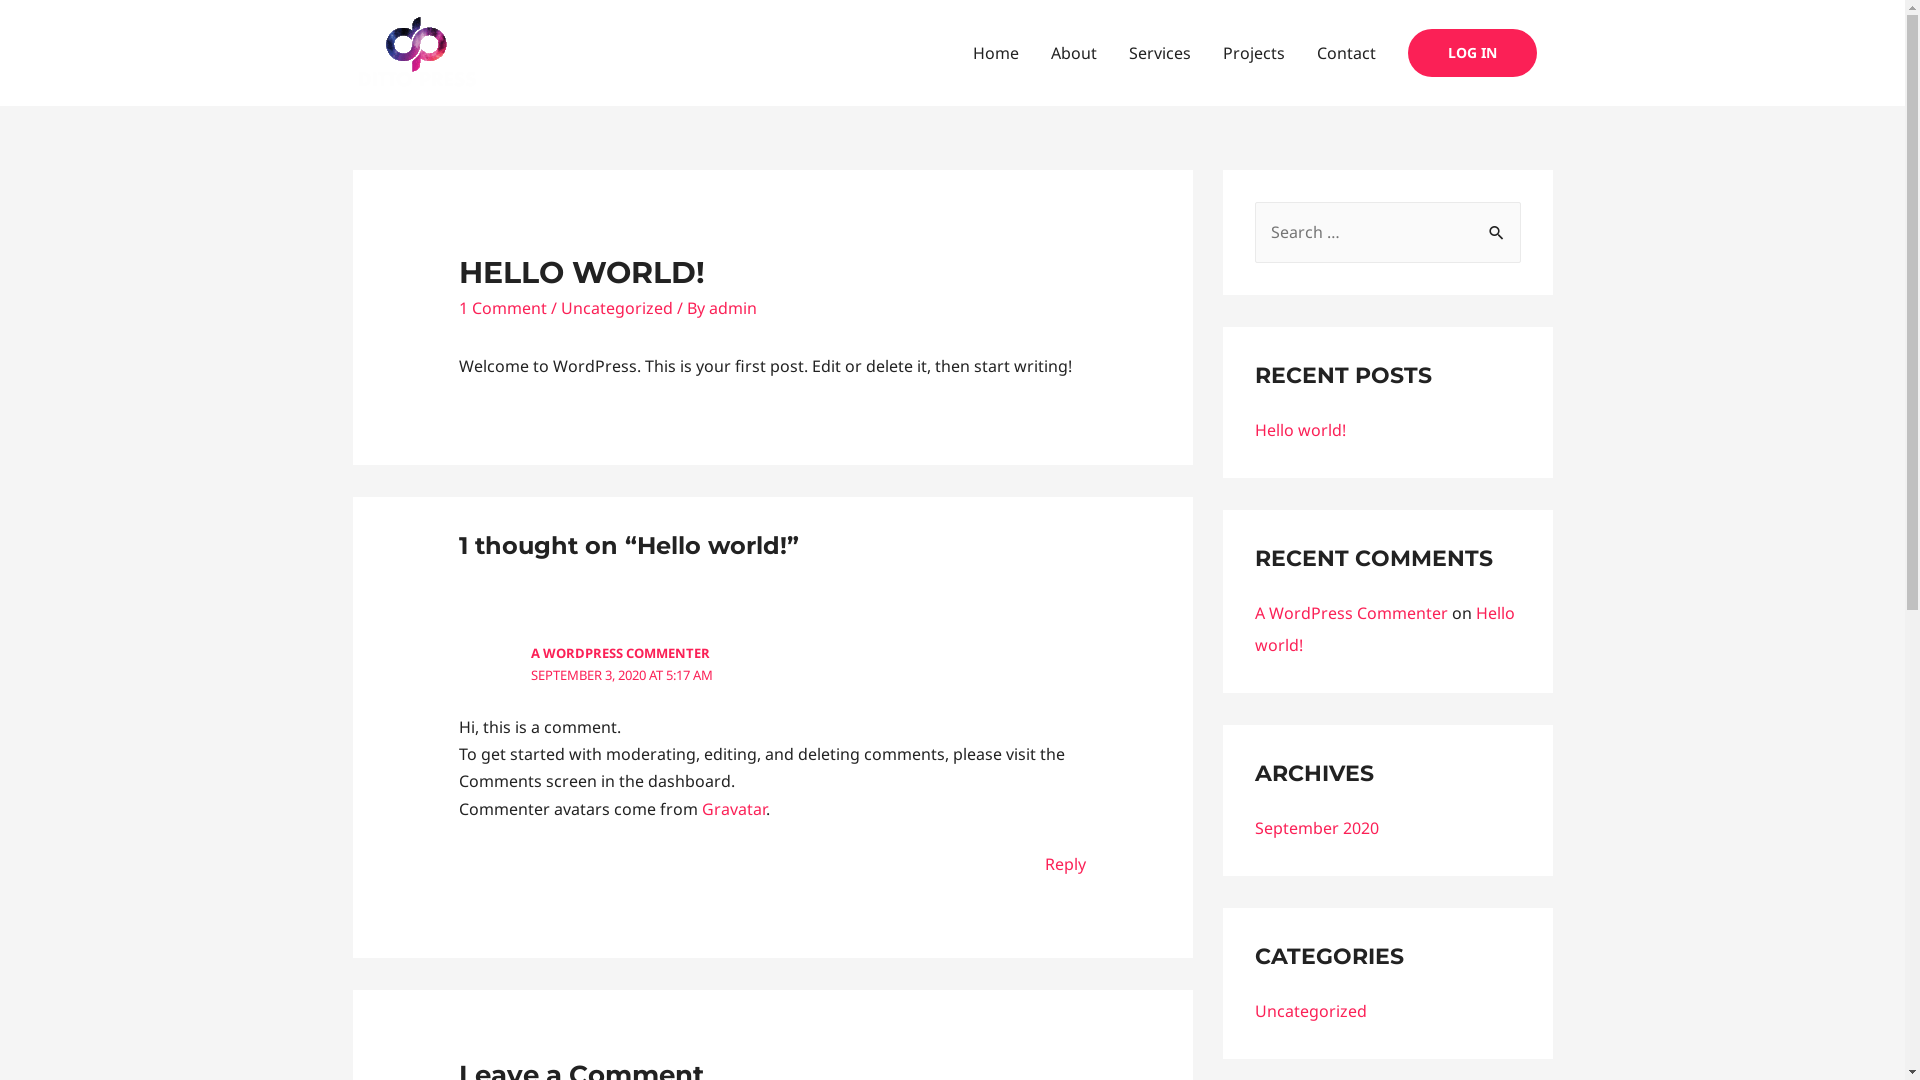  I want to click on 'Reply', so click(1064, 863).